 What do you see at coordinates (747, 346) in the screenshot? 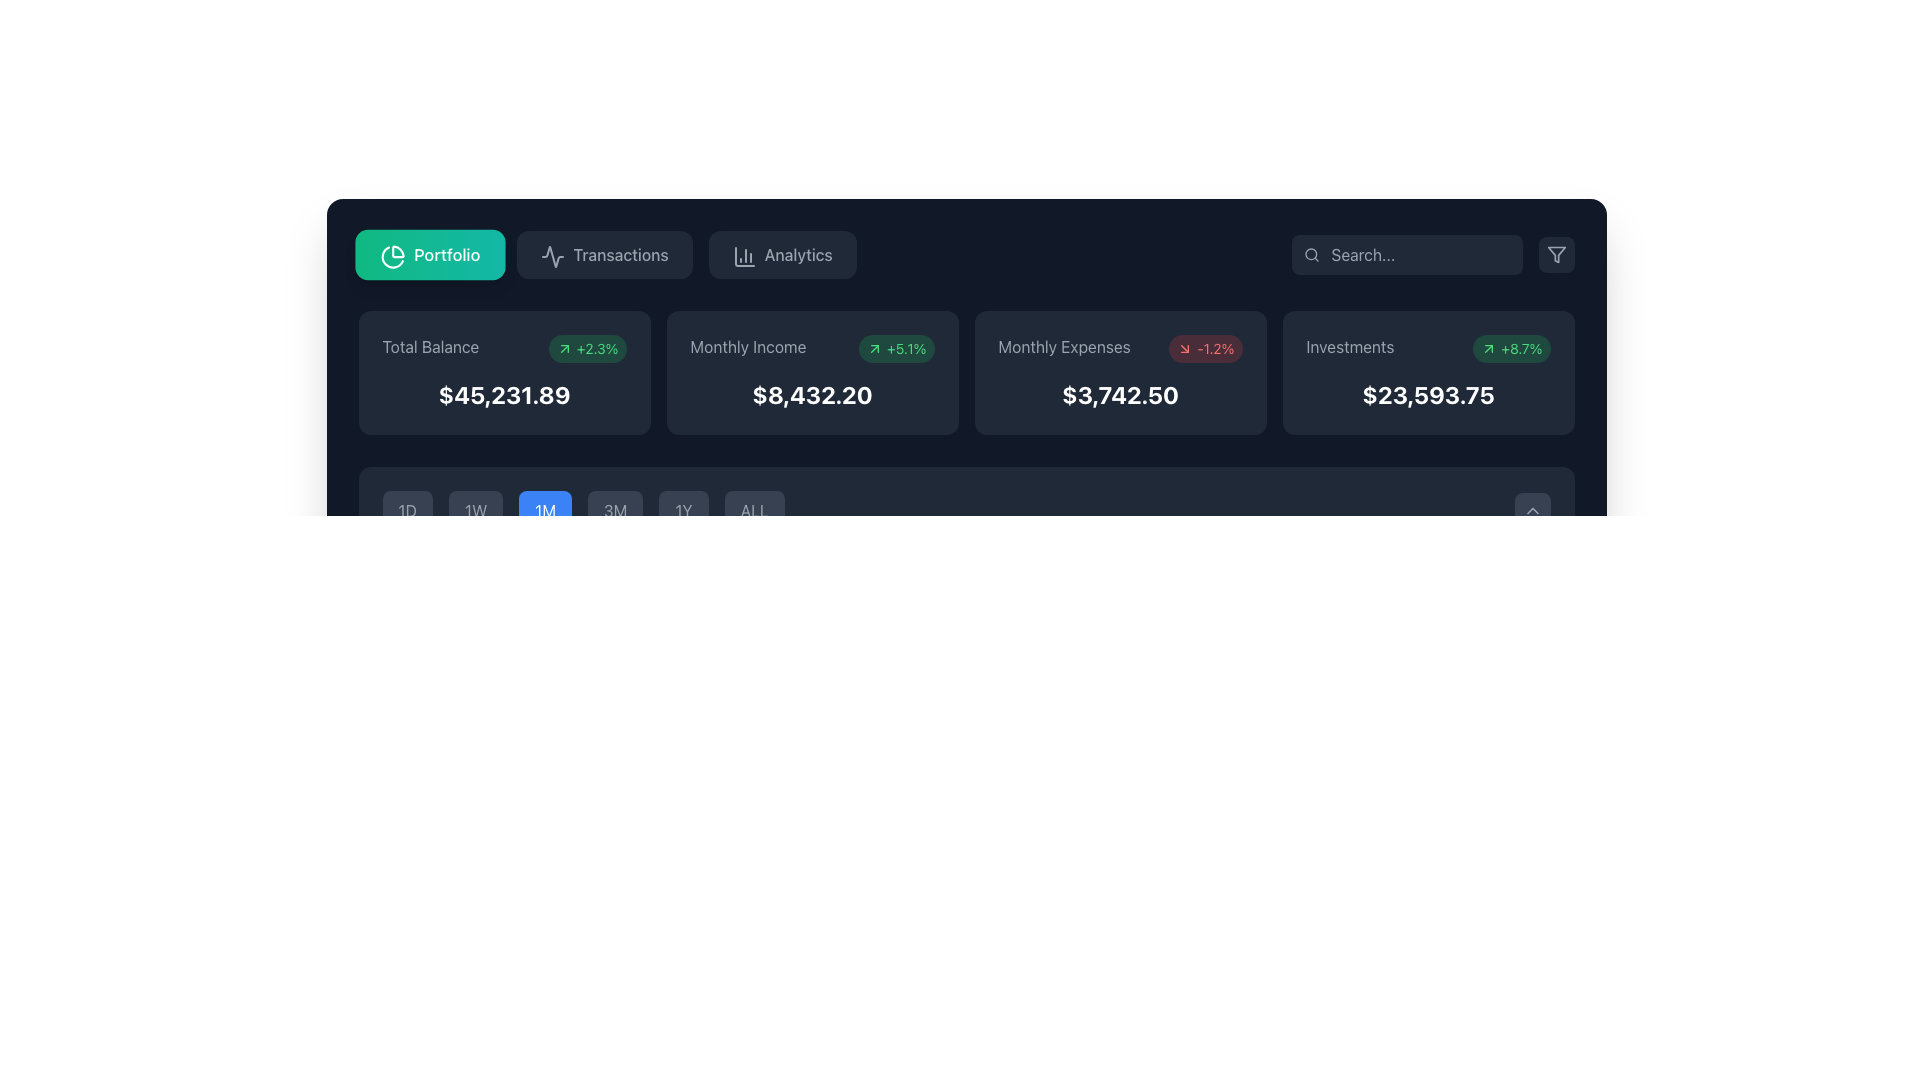
I see `the Text Label that serves as the title for 'Monthly Income', located in the upper-left corner of the second summary card` at bounding box center [747, 346].